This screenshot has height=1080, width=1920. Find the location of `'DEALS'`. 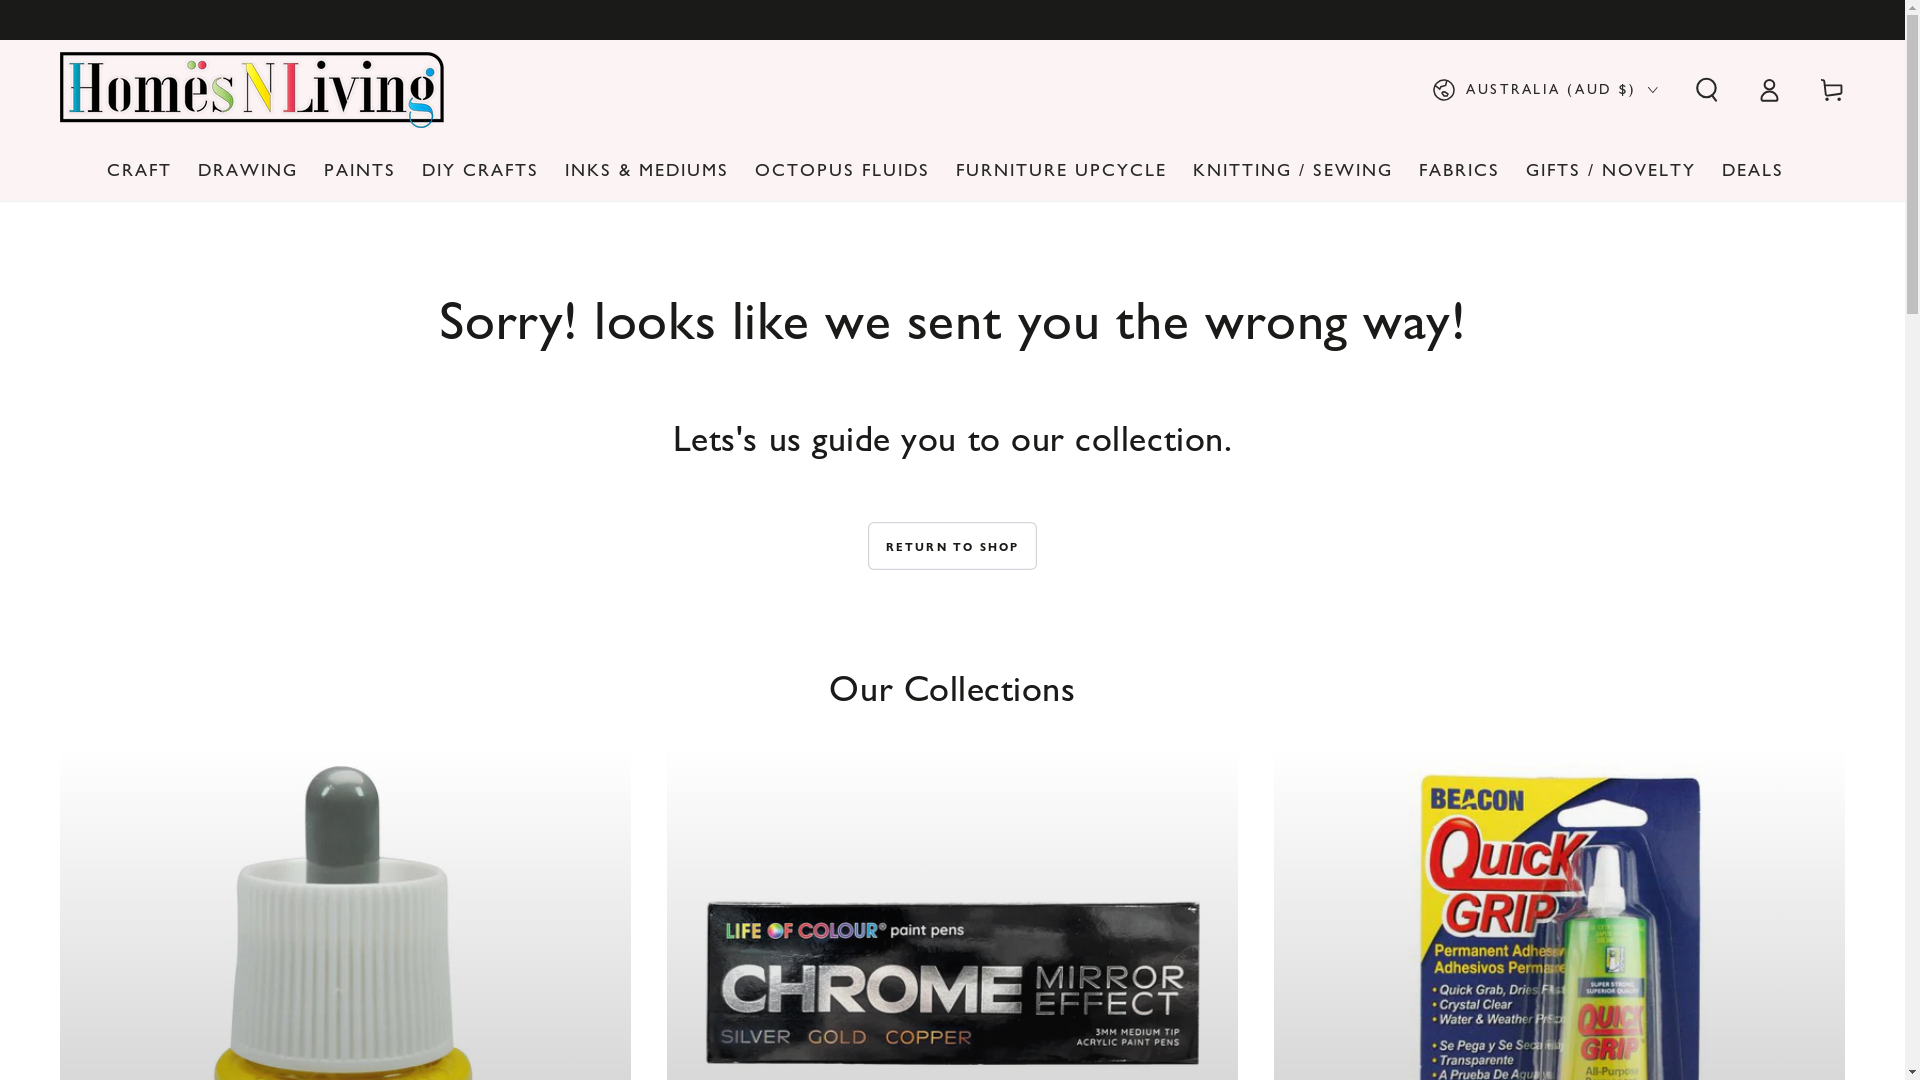

'DEALS' is located at coordinates (1751, 169).